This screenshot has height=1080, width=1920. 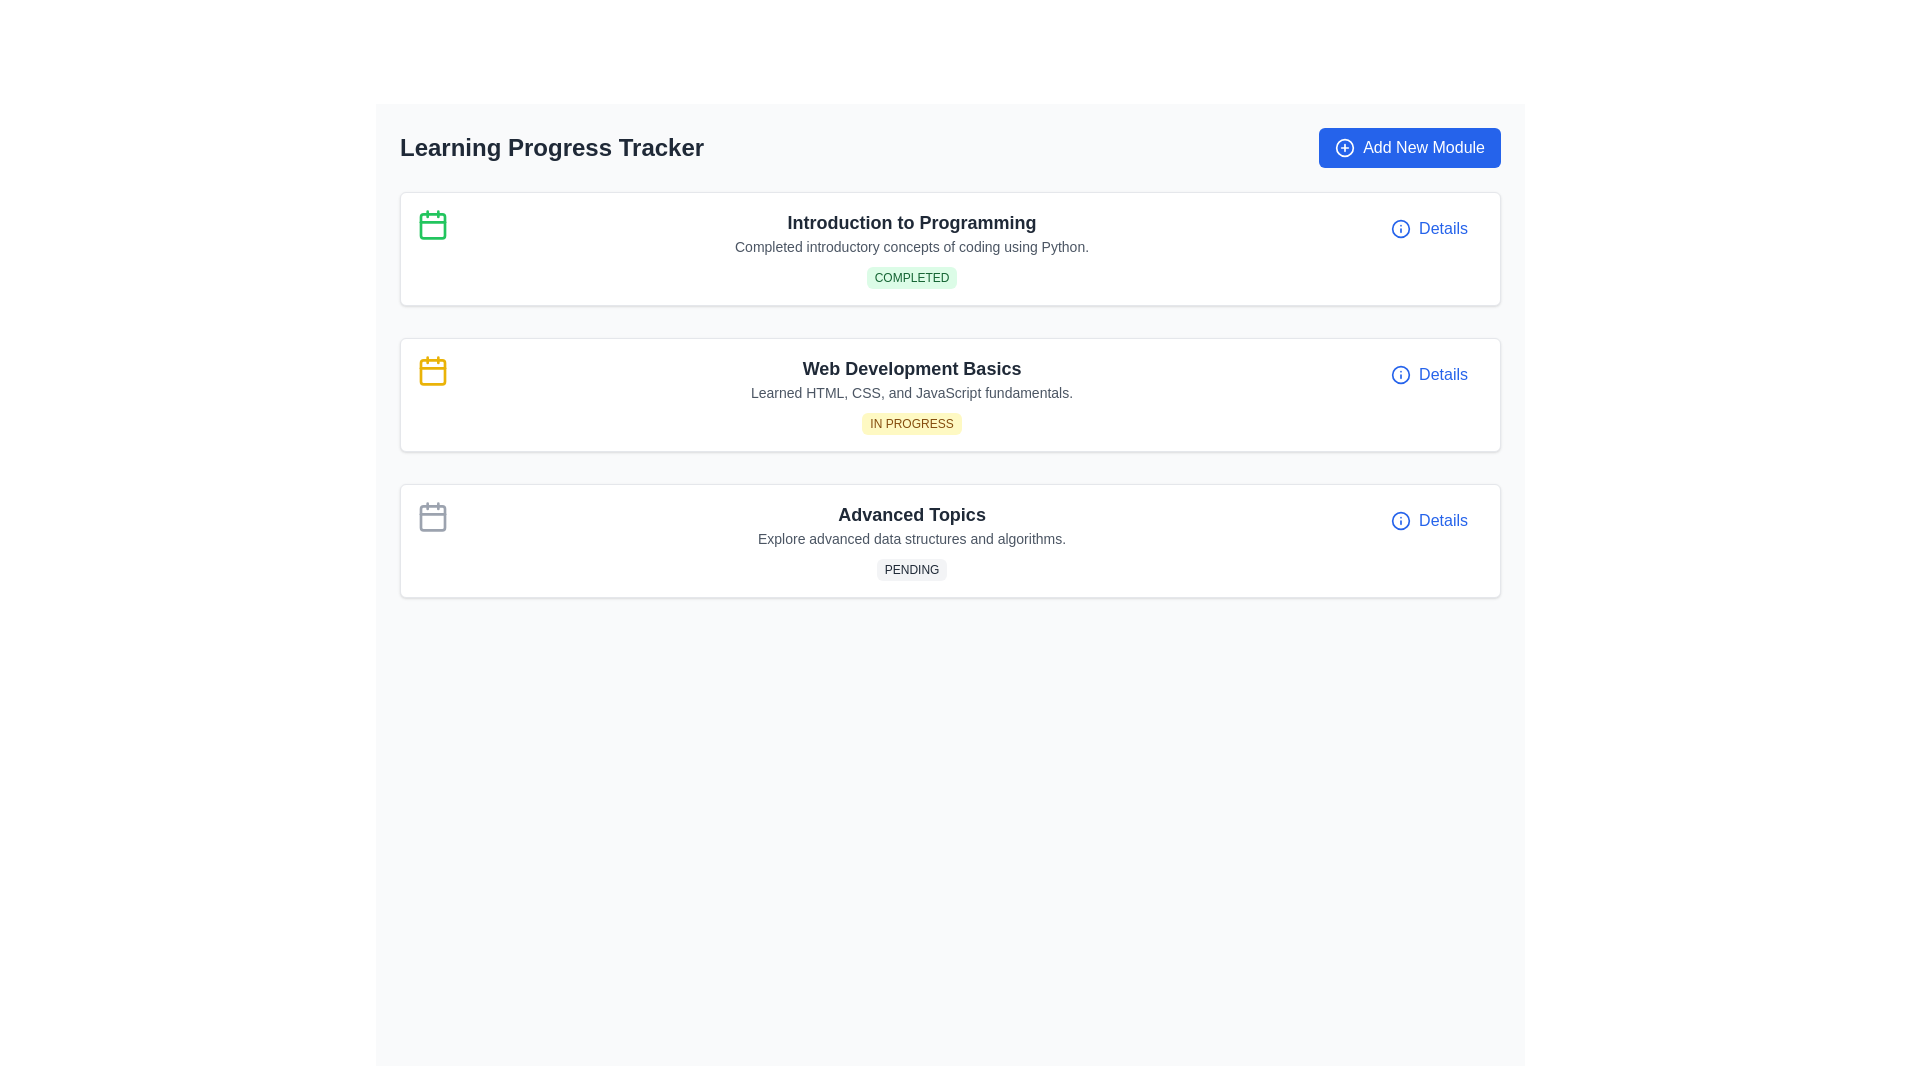 I want to click on the decorative graphical rectangle element of the SVG graphic representing the calendar for the 'Web Development Basics' section, so click(x=431, y=371).